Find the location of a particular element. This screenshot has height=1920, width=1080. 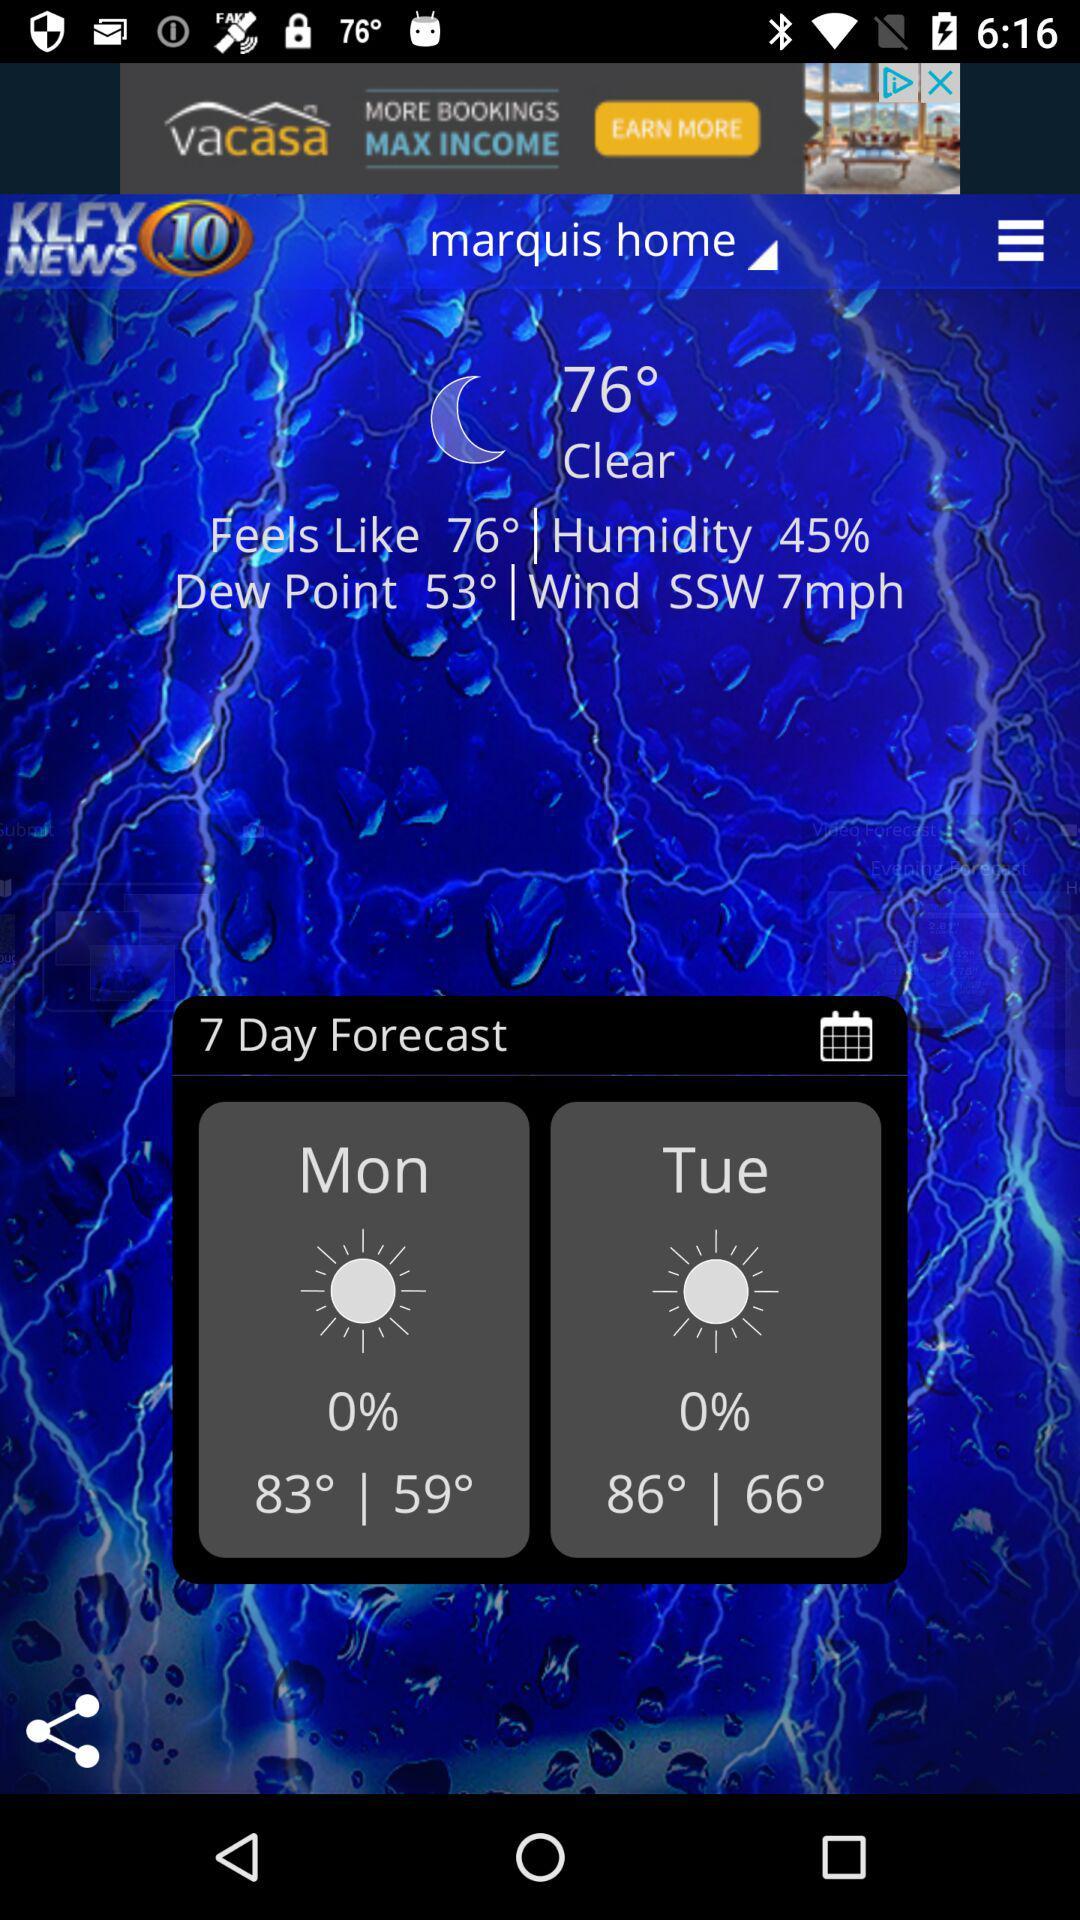

the share icon is located at coordinates (61, 1730).